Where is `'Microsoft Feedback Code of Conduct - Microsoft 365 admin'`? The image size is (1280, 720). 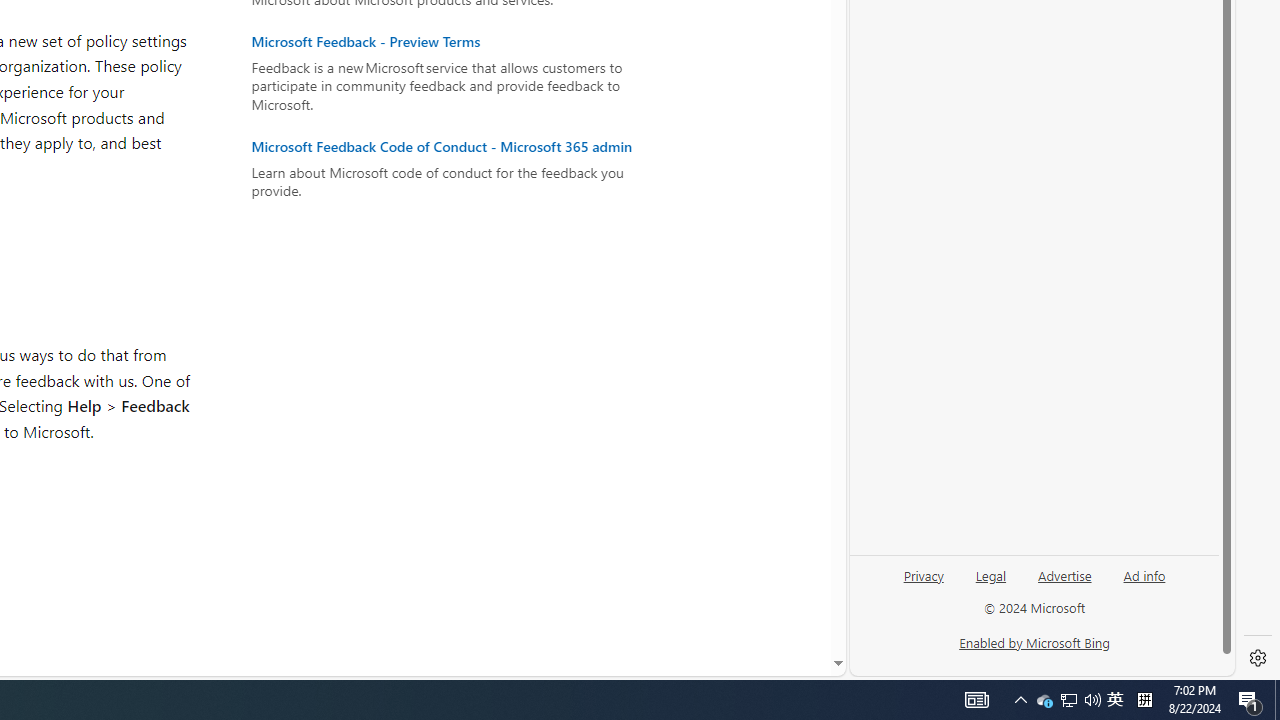 'Microsoft Feedback Code of Conduct - Microsoft 365 admin' is located at coordinates (451, 145).